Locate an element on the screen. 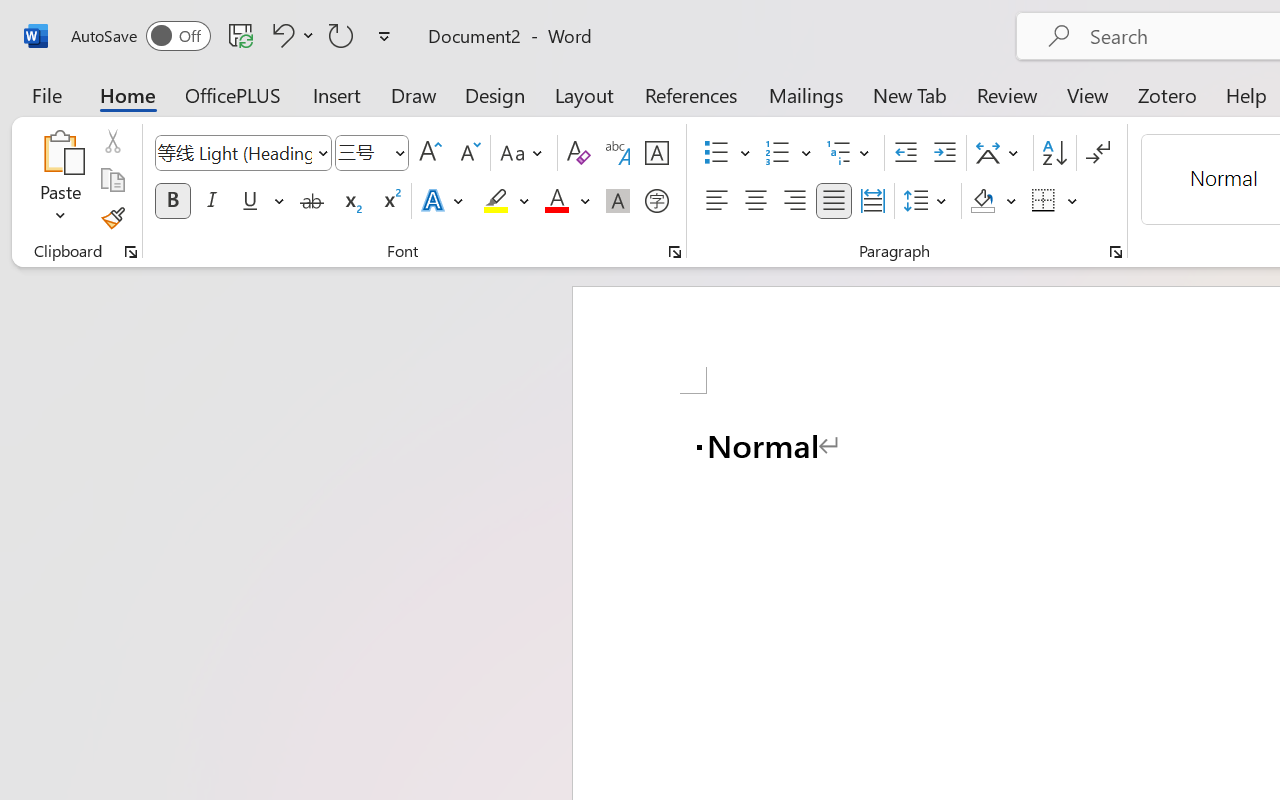  'Save' is located at coordinates (240, 34).